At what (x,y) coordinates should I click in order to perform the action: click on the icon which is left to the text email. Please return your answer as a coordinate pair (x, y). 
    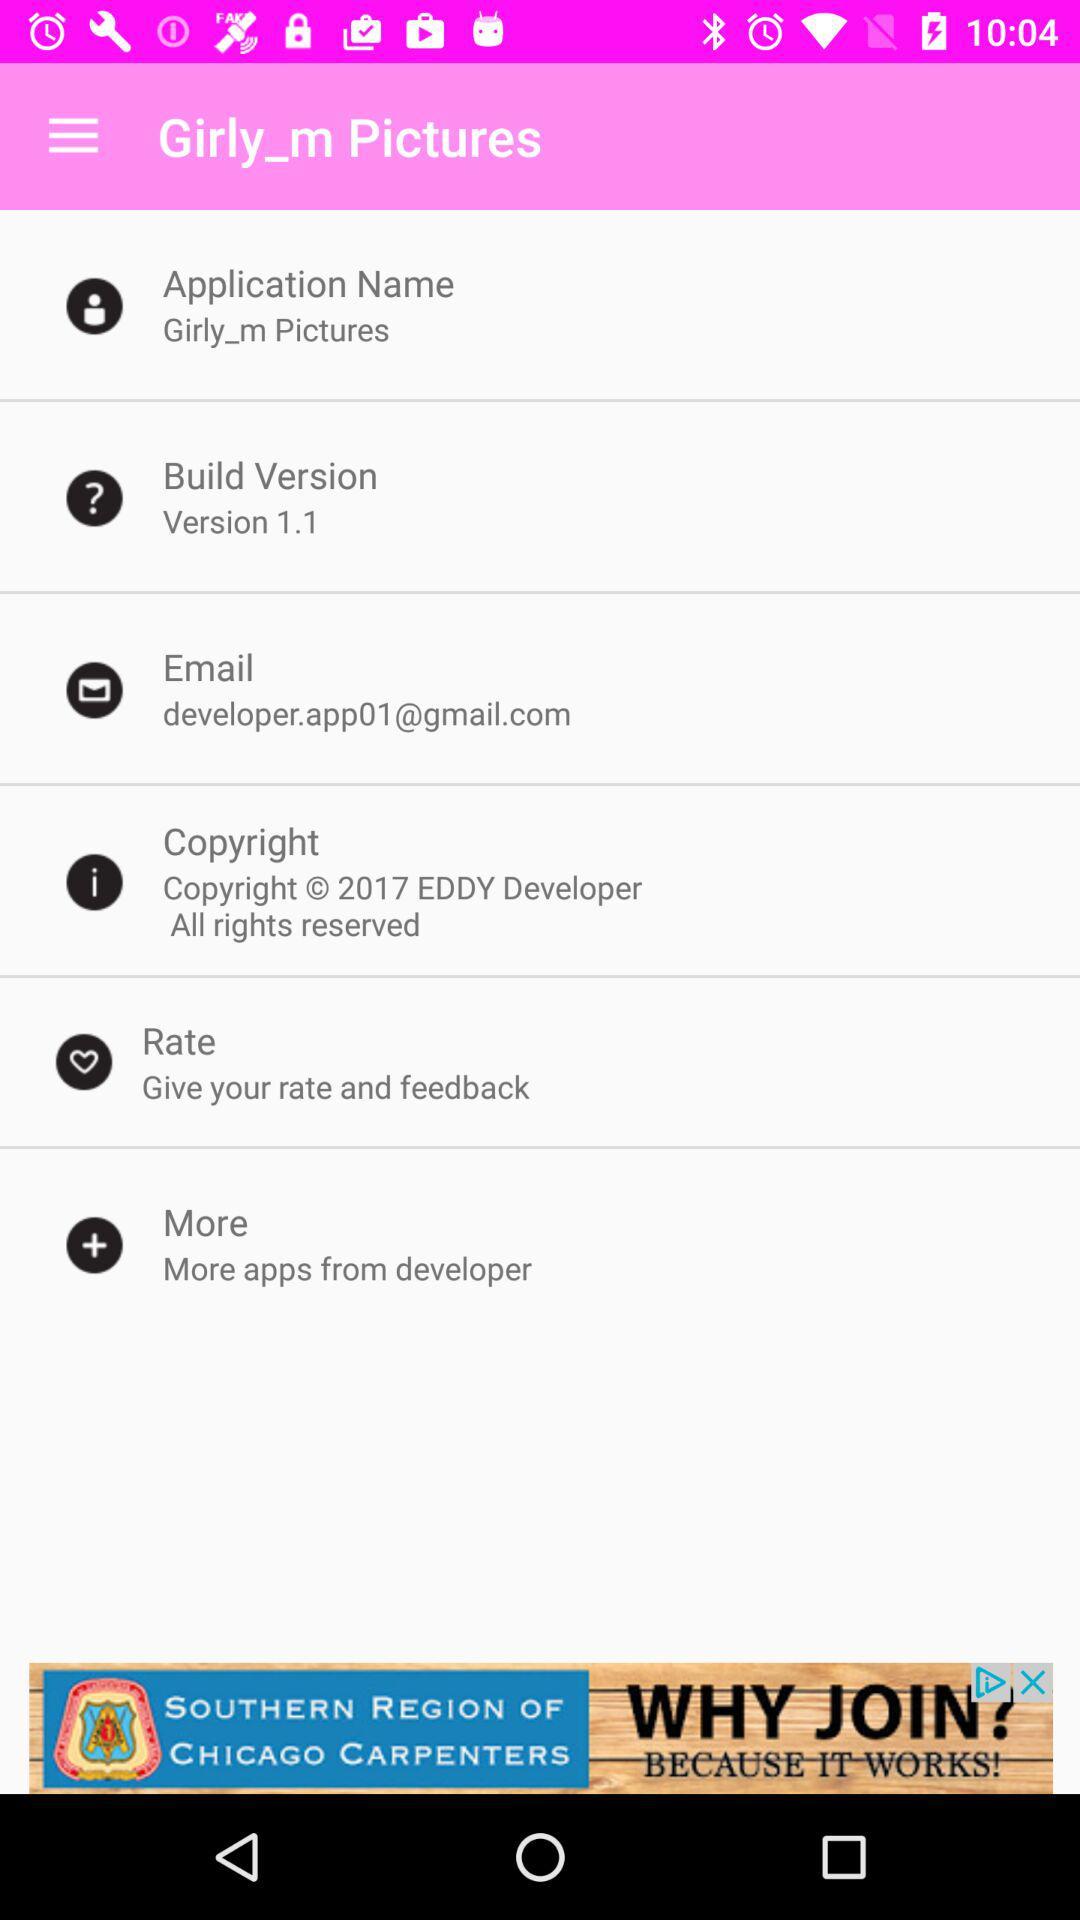
    Looking at the image, I should click on (95, 689).